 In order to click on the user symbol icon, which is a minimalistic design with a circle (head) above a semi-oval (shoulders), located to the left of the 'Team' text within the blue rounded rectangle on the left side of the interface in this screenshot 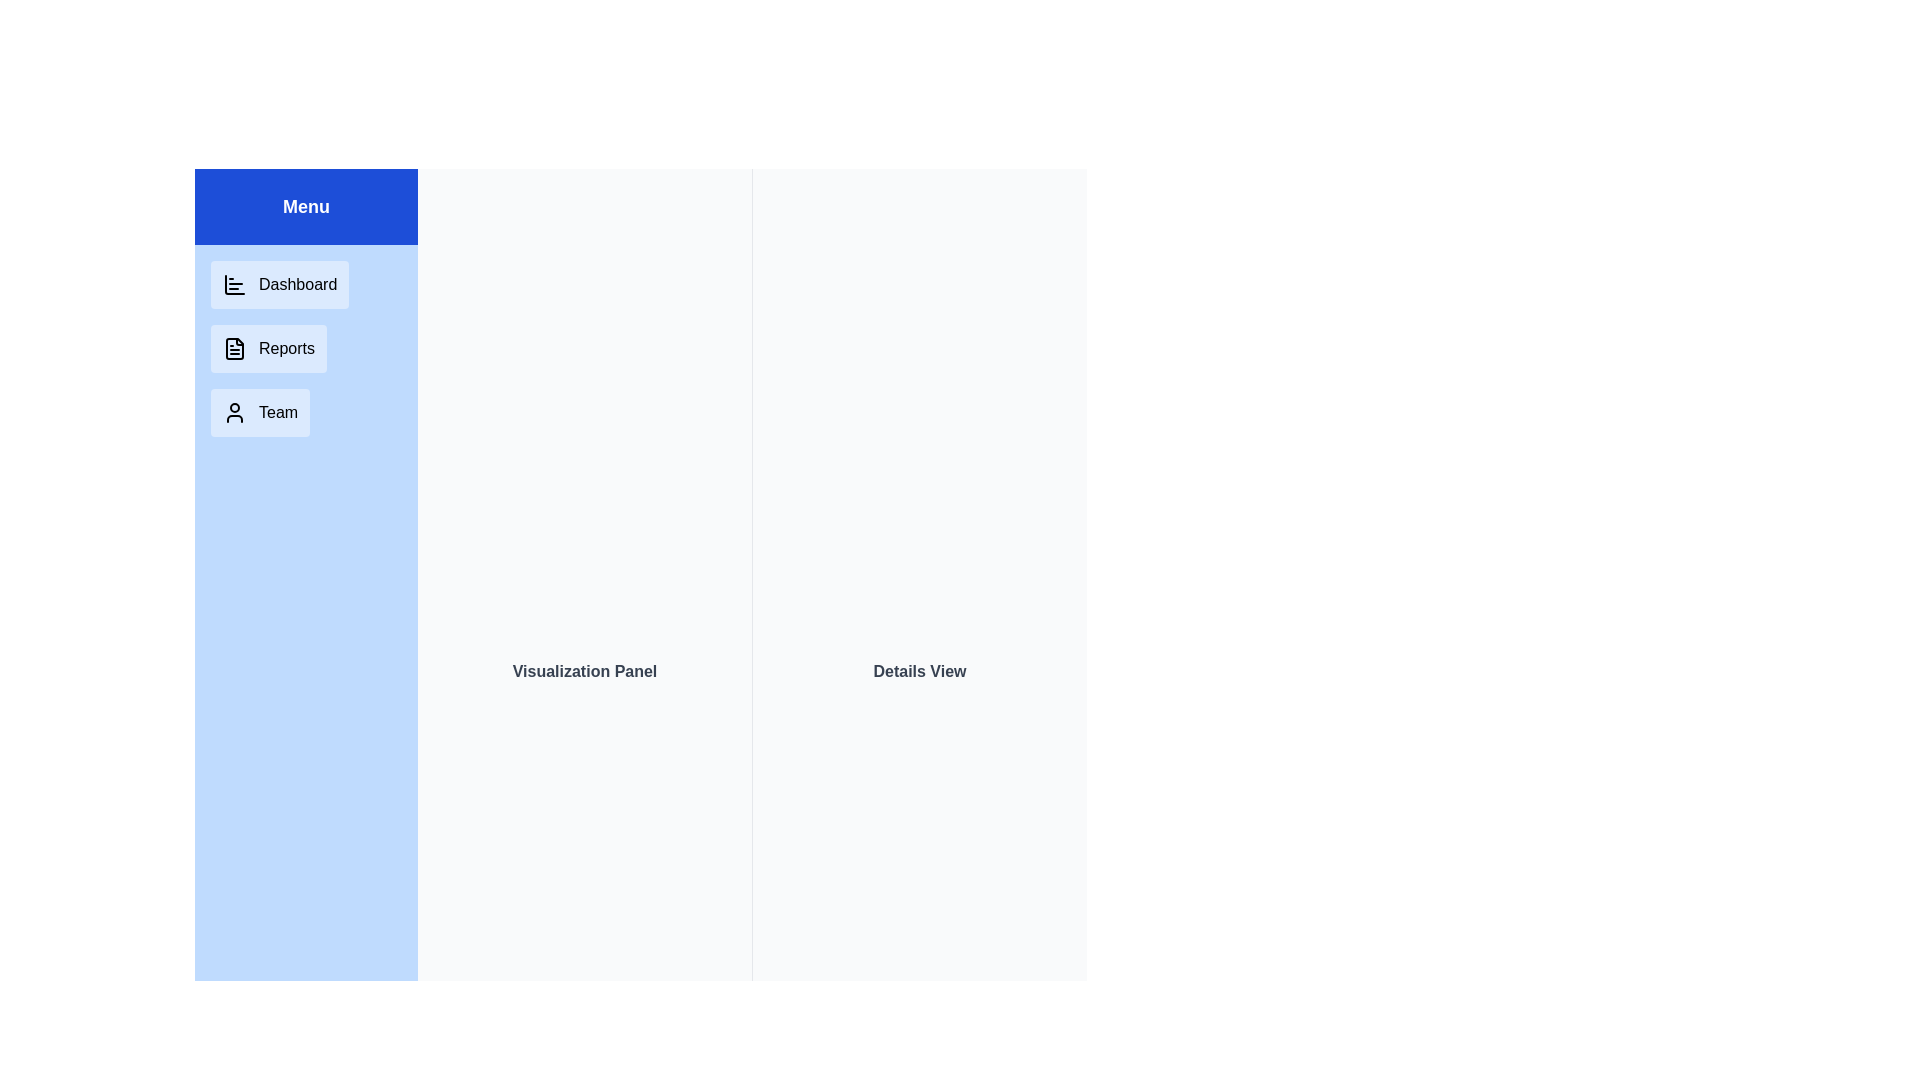, I will do `click(235, 411)`.